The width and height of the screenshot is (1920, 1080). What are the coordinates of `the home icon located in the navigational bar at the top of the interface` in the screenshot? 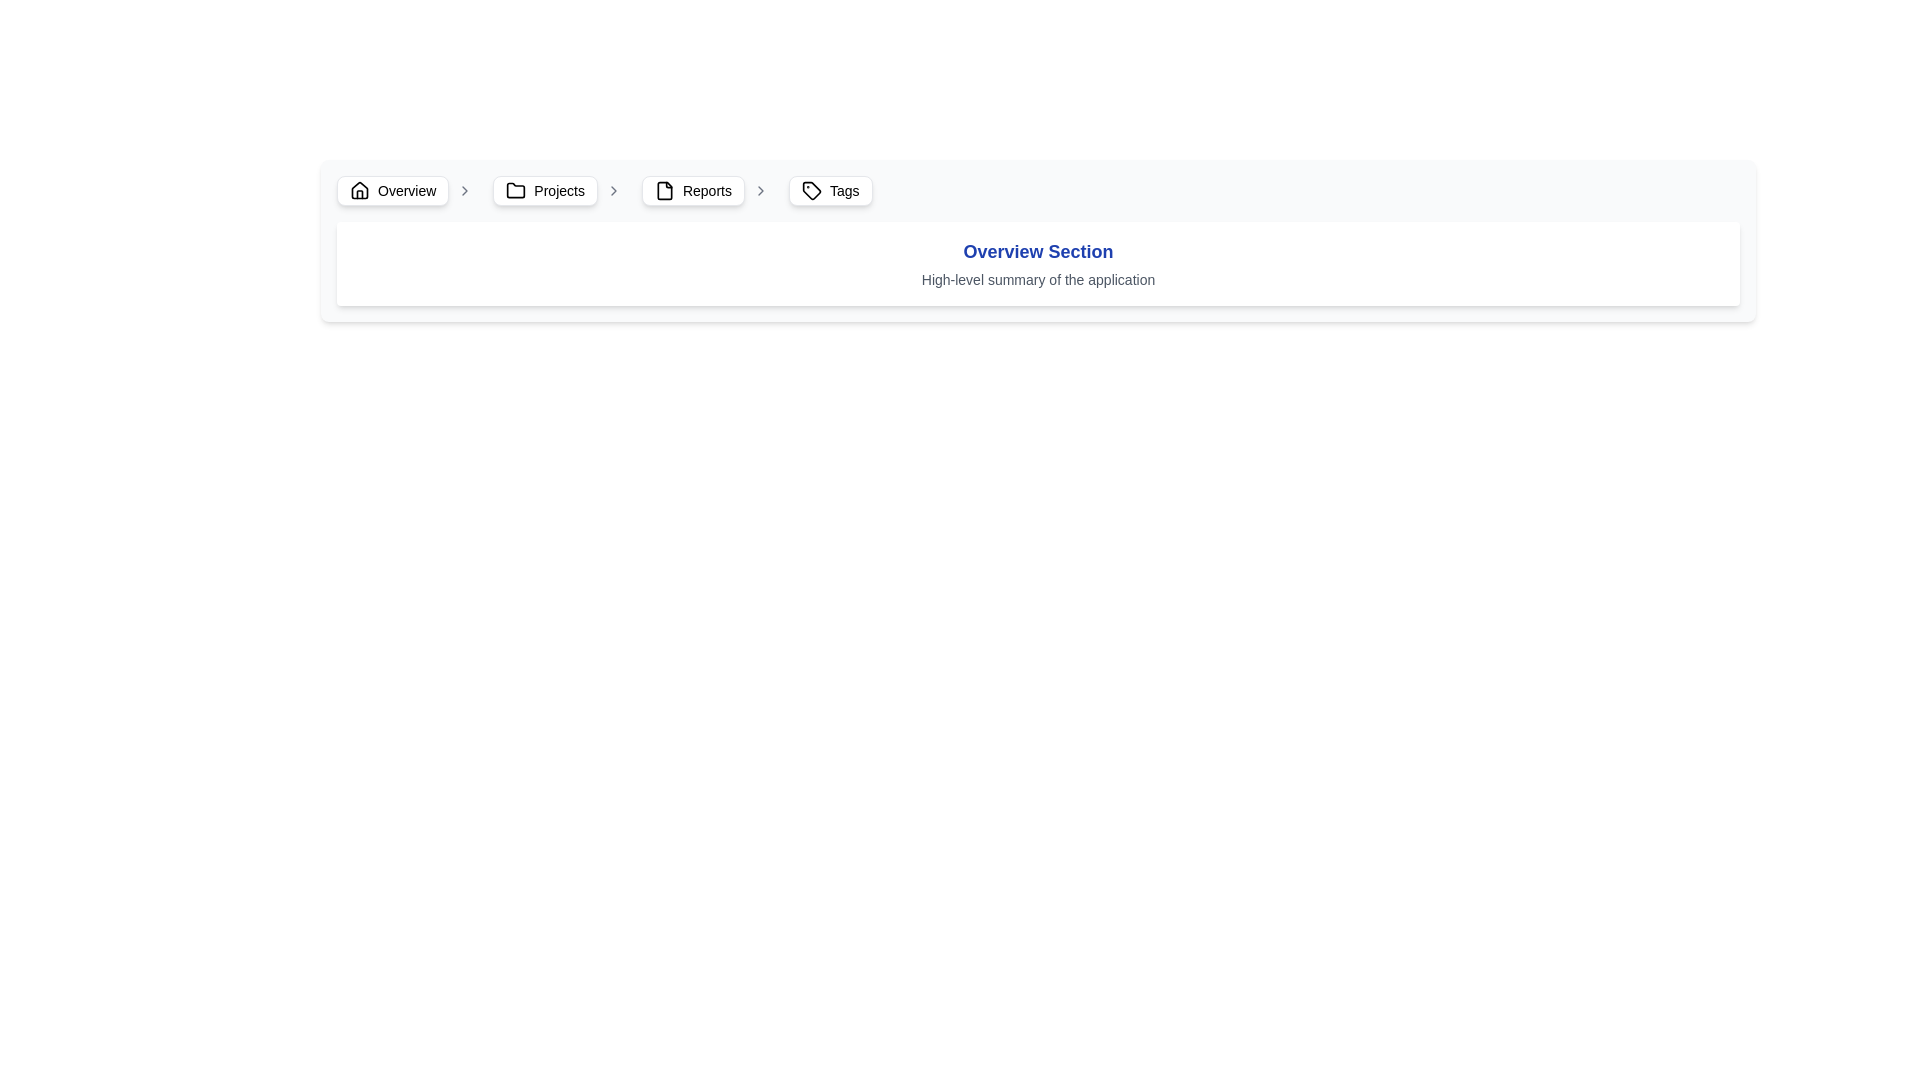 It's located at (360, 191).